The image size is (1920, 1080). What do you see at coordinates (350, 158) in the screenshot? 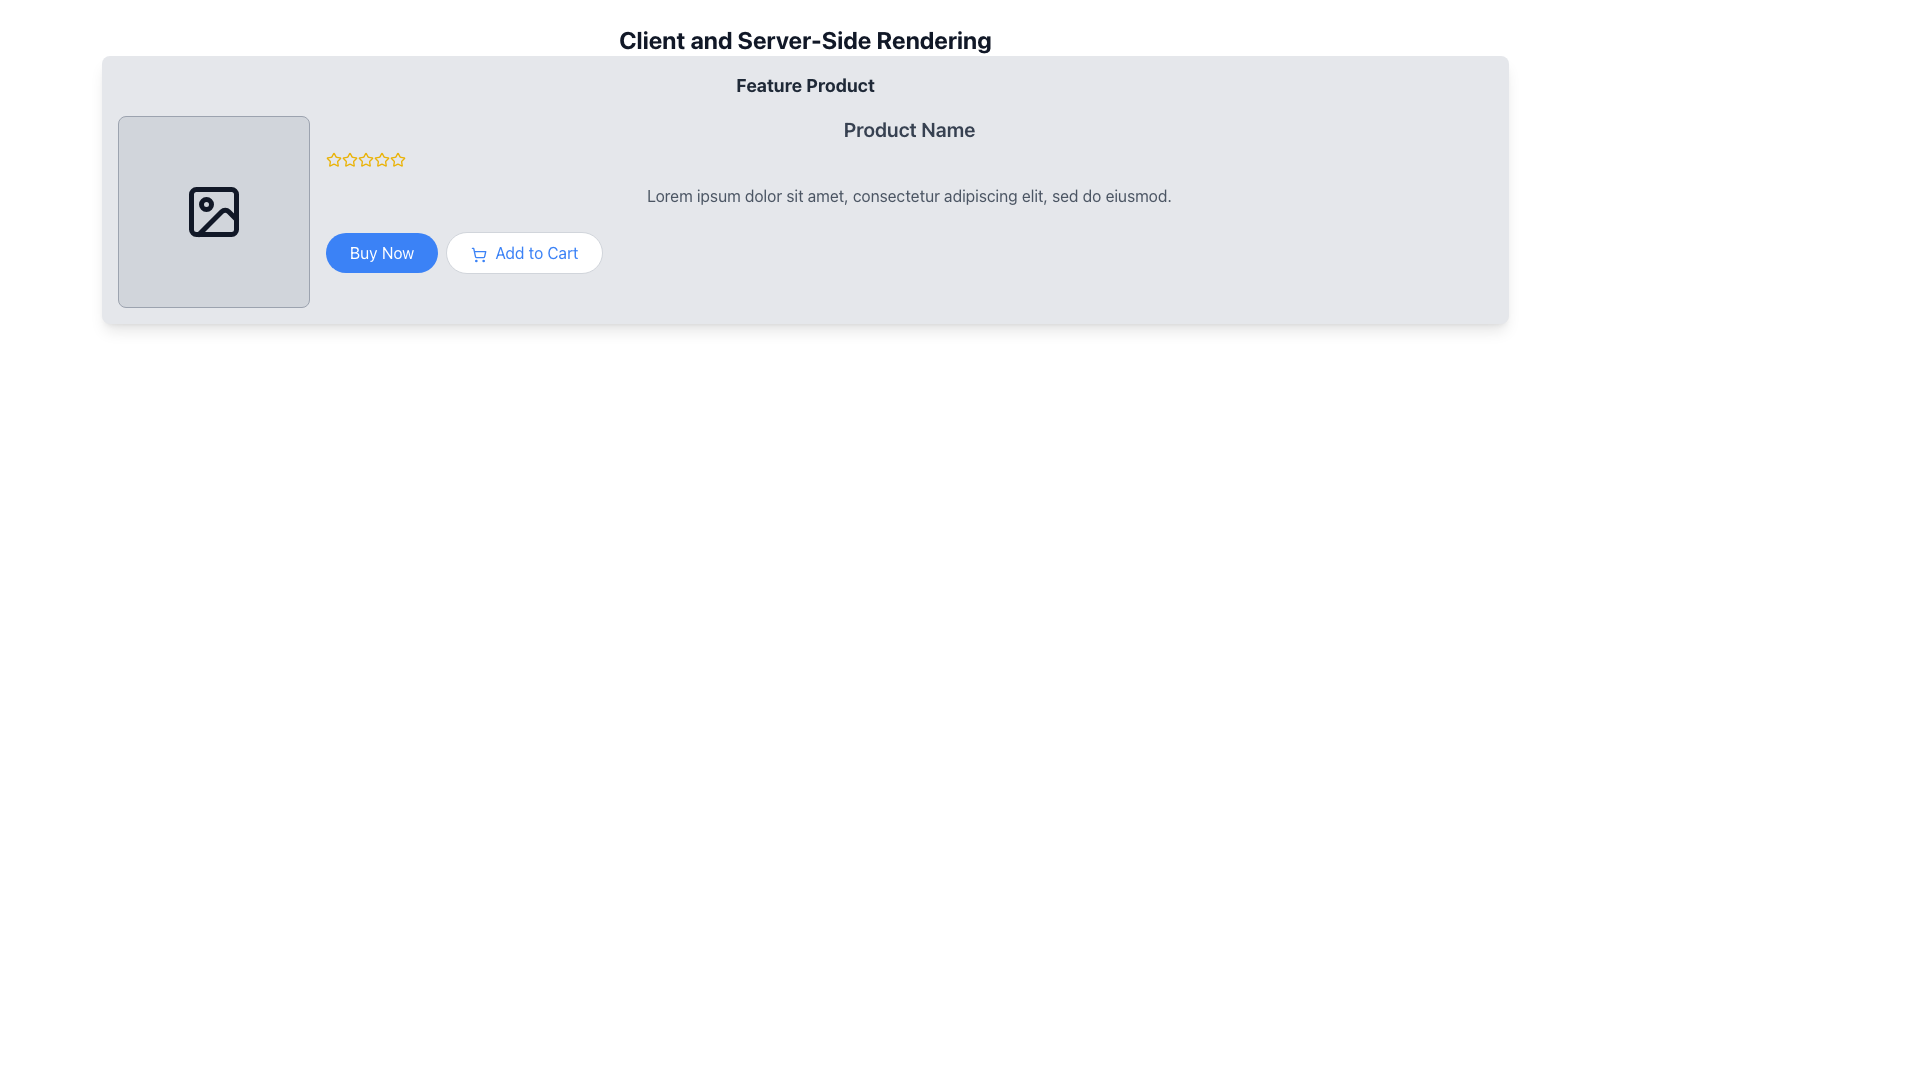
I see `the third star icon in a sequence of five yellow star-shaped icons located in the upper left quadrant of the main content area` at bounding box center [350, 158].